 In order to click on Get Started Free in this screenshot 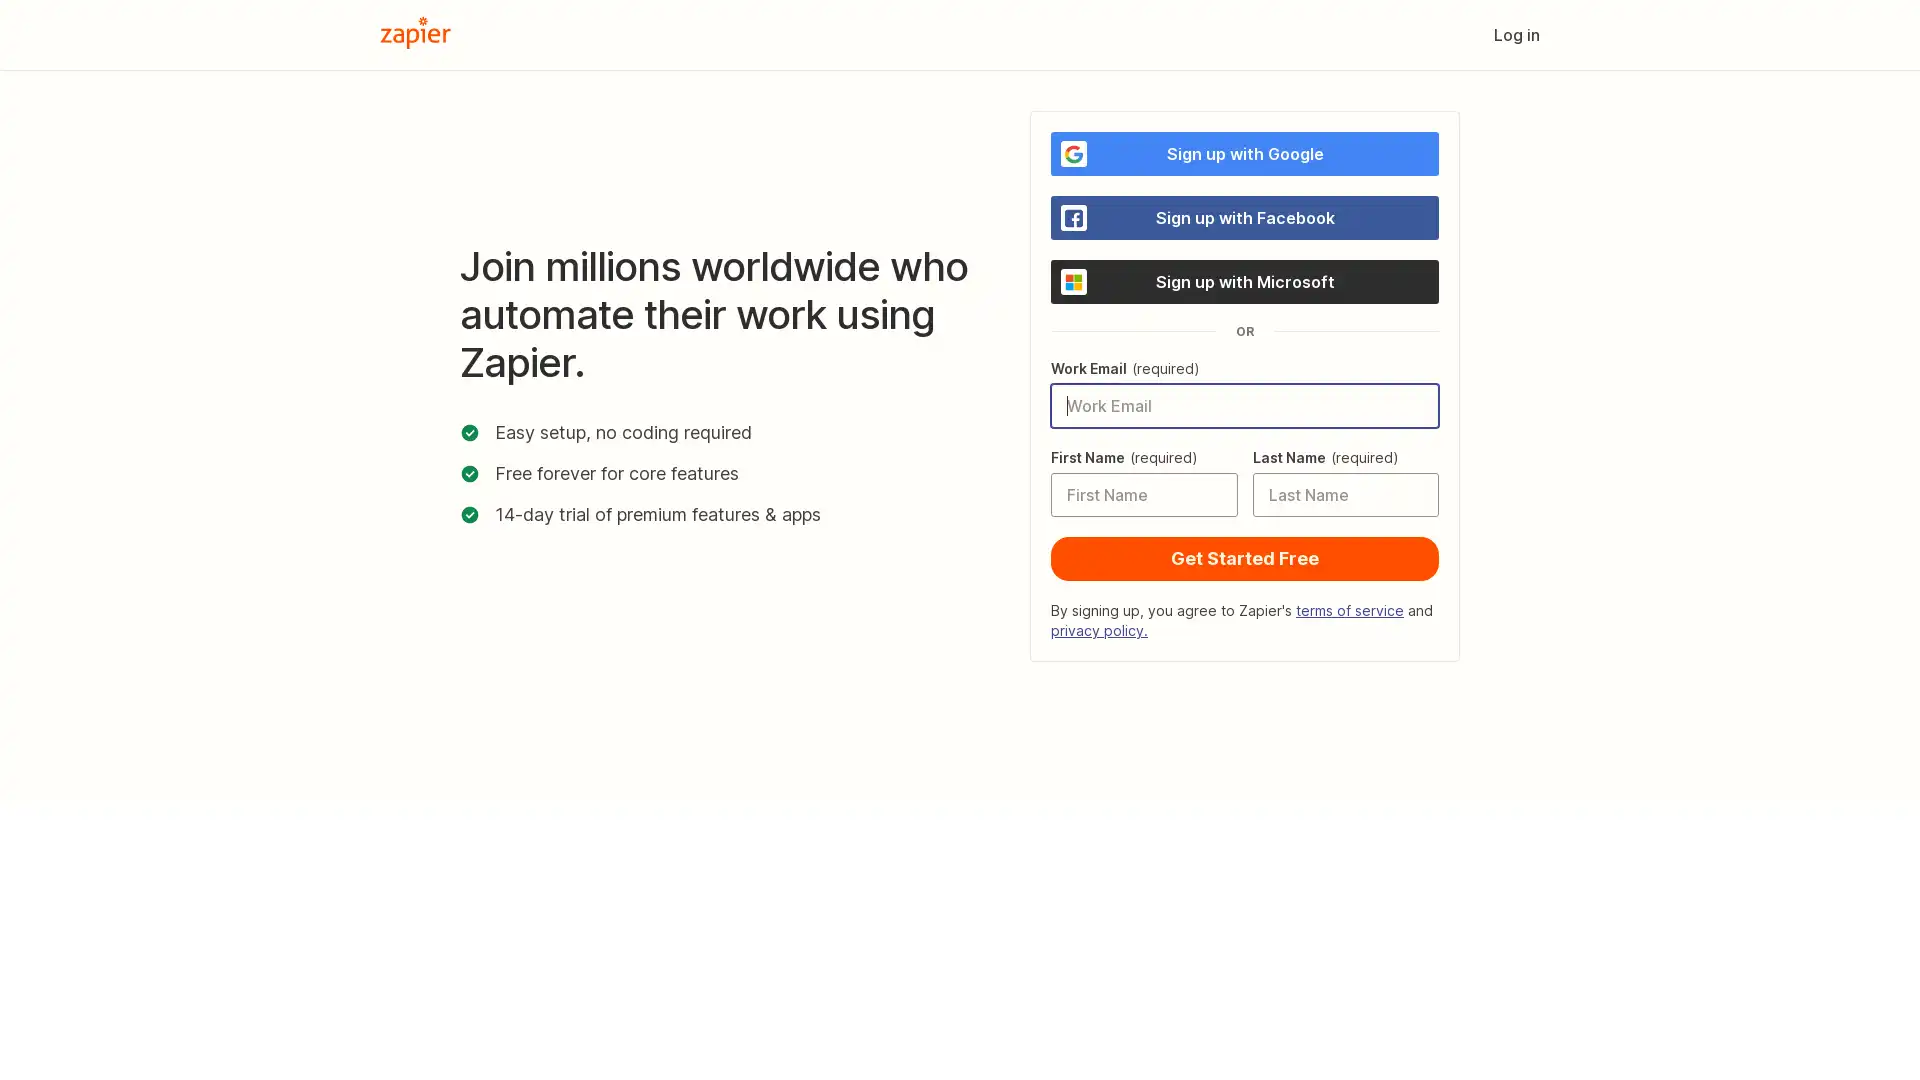, I will do `click(1243, 559)`.